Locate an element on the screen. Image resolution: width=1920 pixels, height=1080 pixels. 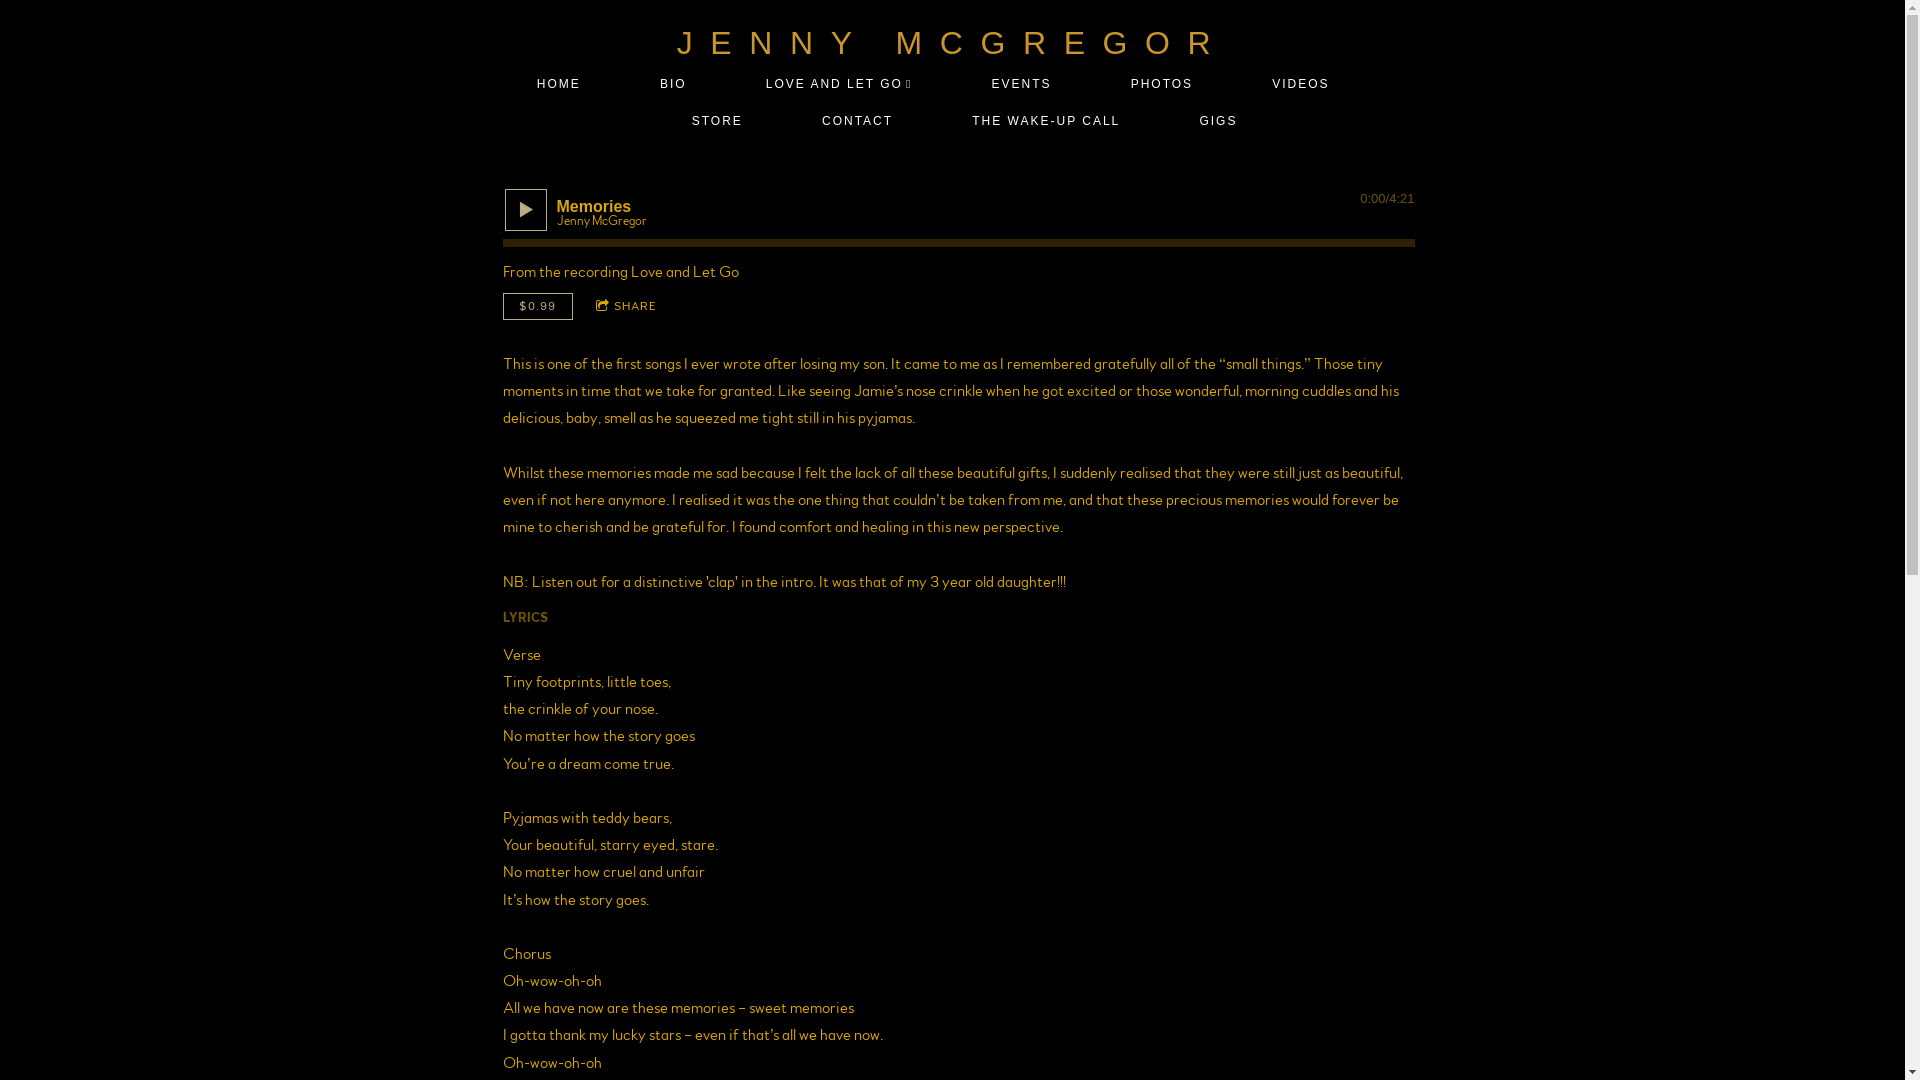
'Play' is located at coordinates (513, 209).